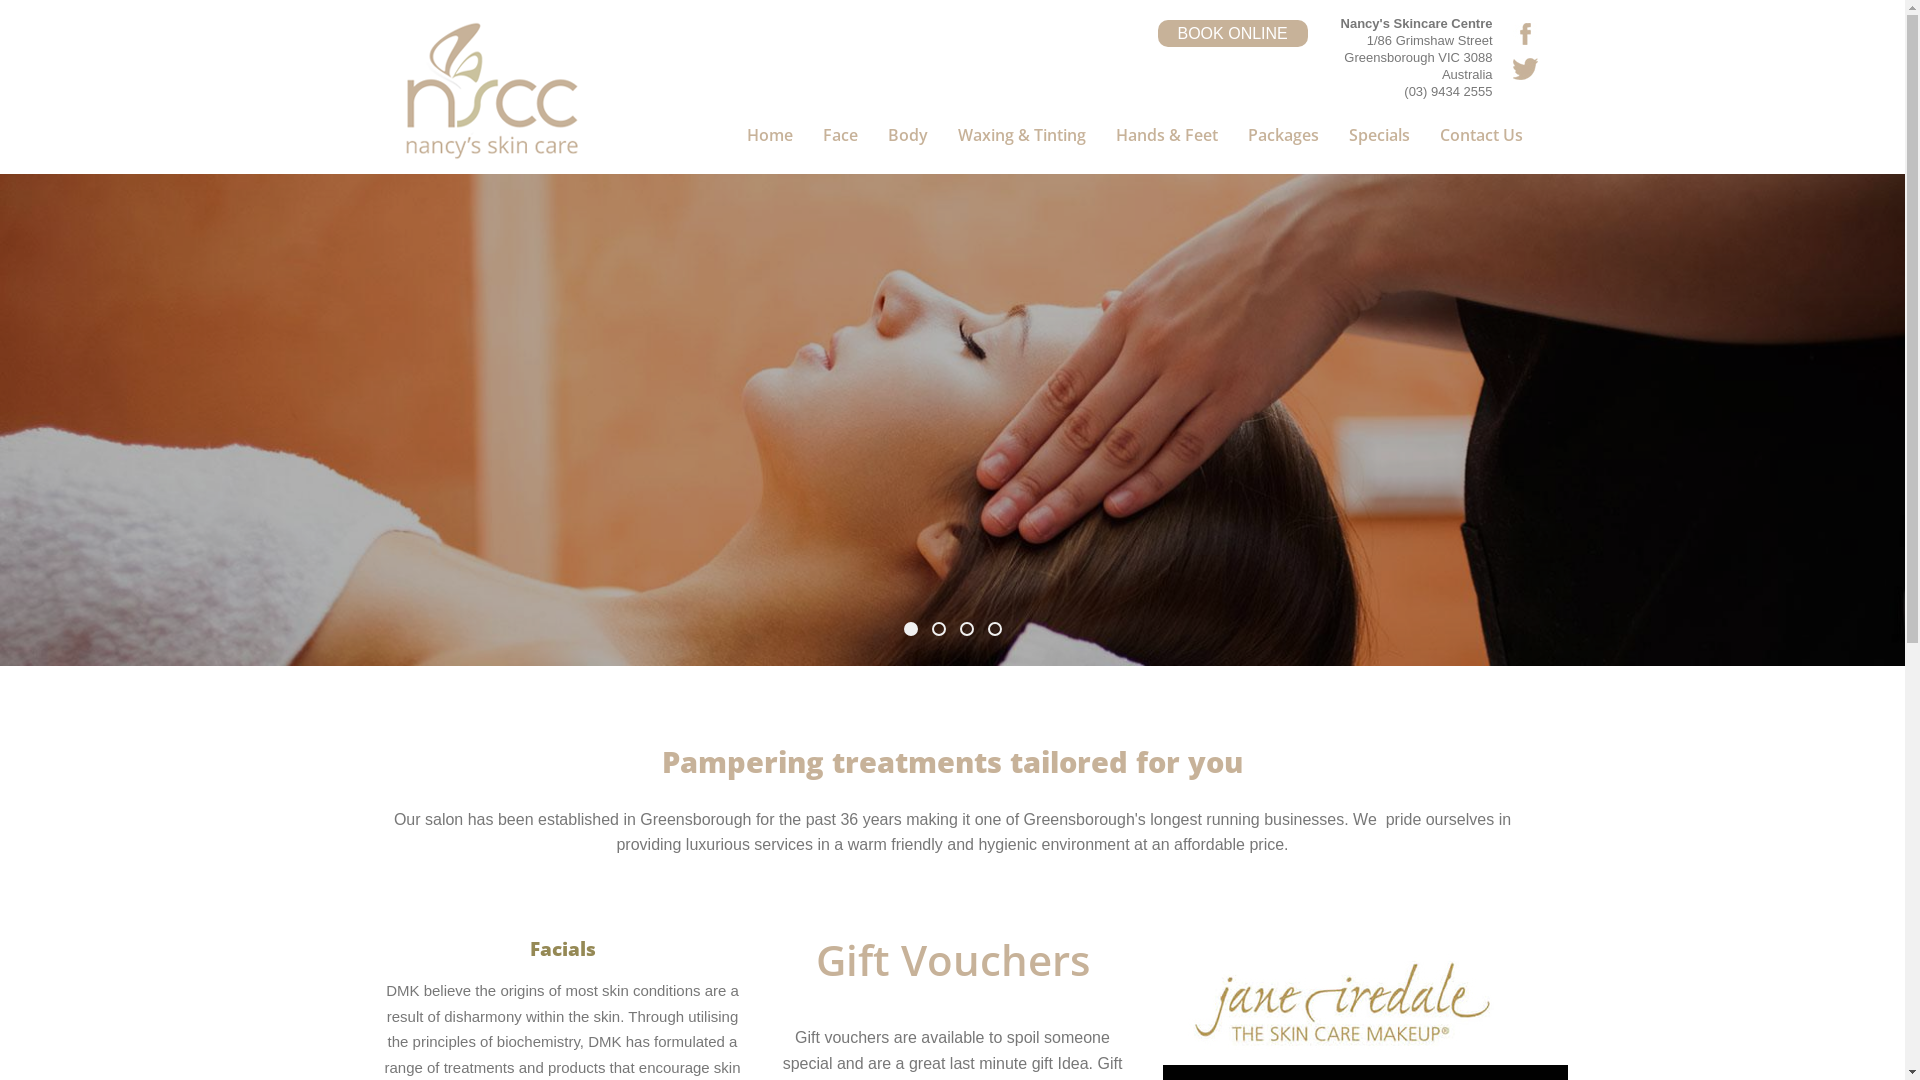 The image size is (1920, 1080). Describe the element at coordinates (1473, 141) in the screenshot. I see `'Contact Us'` at that location.